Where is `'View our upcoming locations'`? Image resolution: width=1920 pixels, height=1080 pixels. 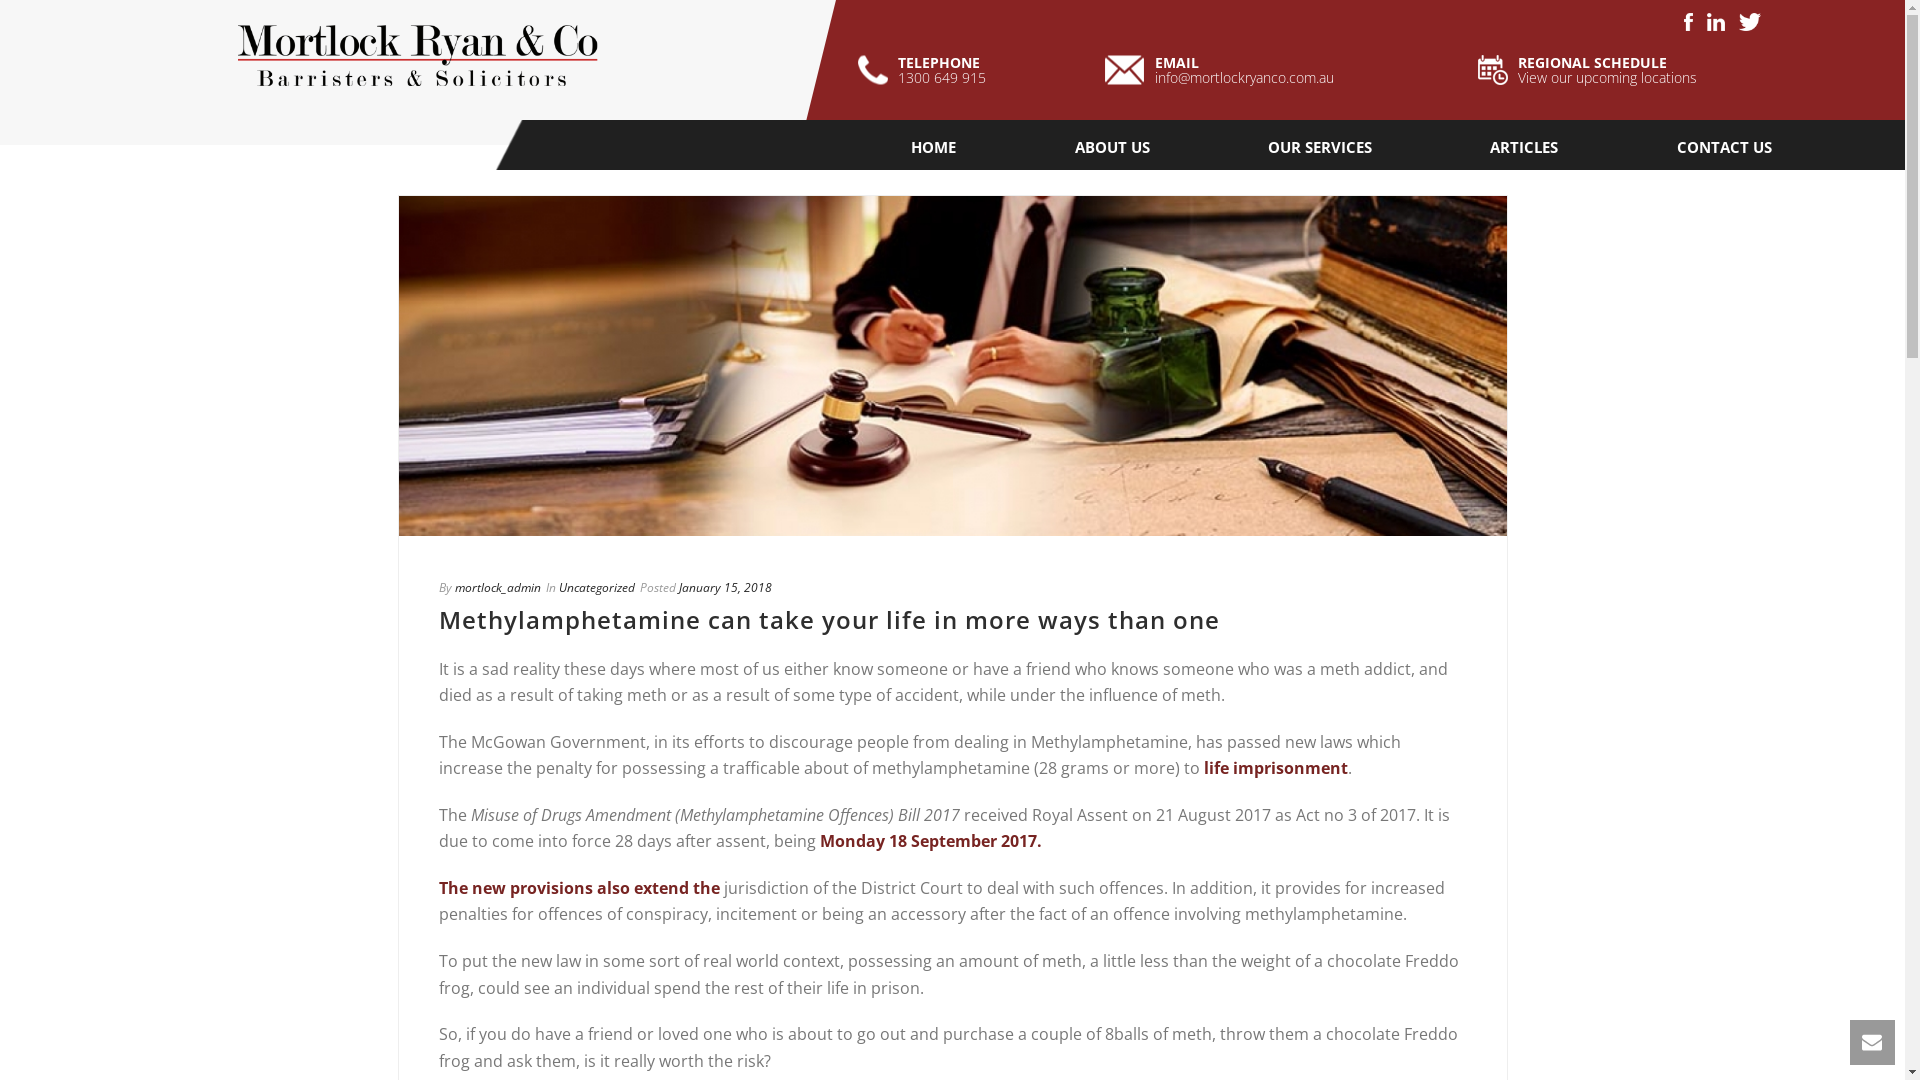 'View our upcoming locations' is located at coordinates (1607, 76).